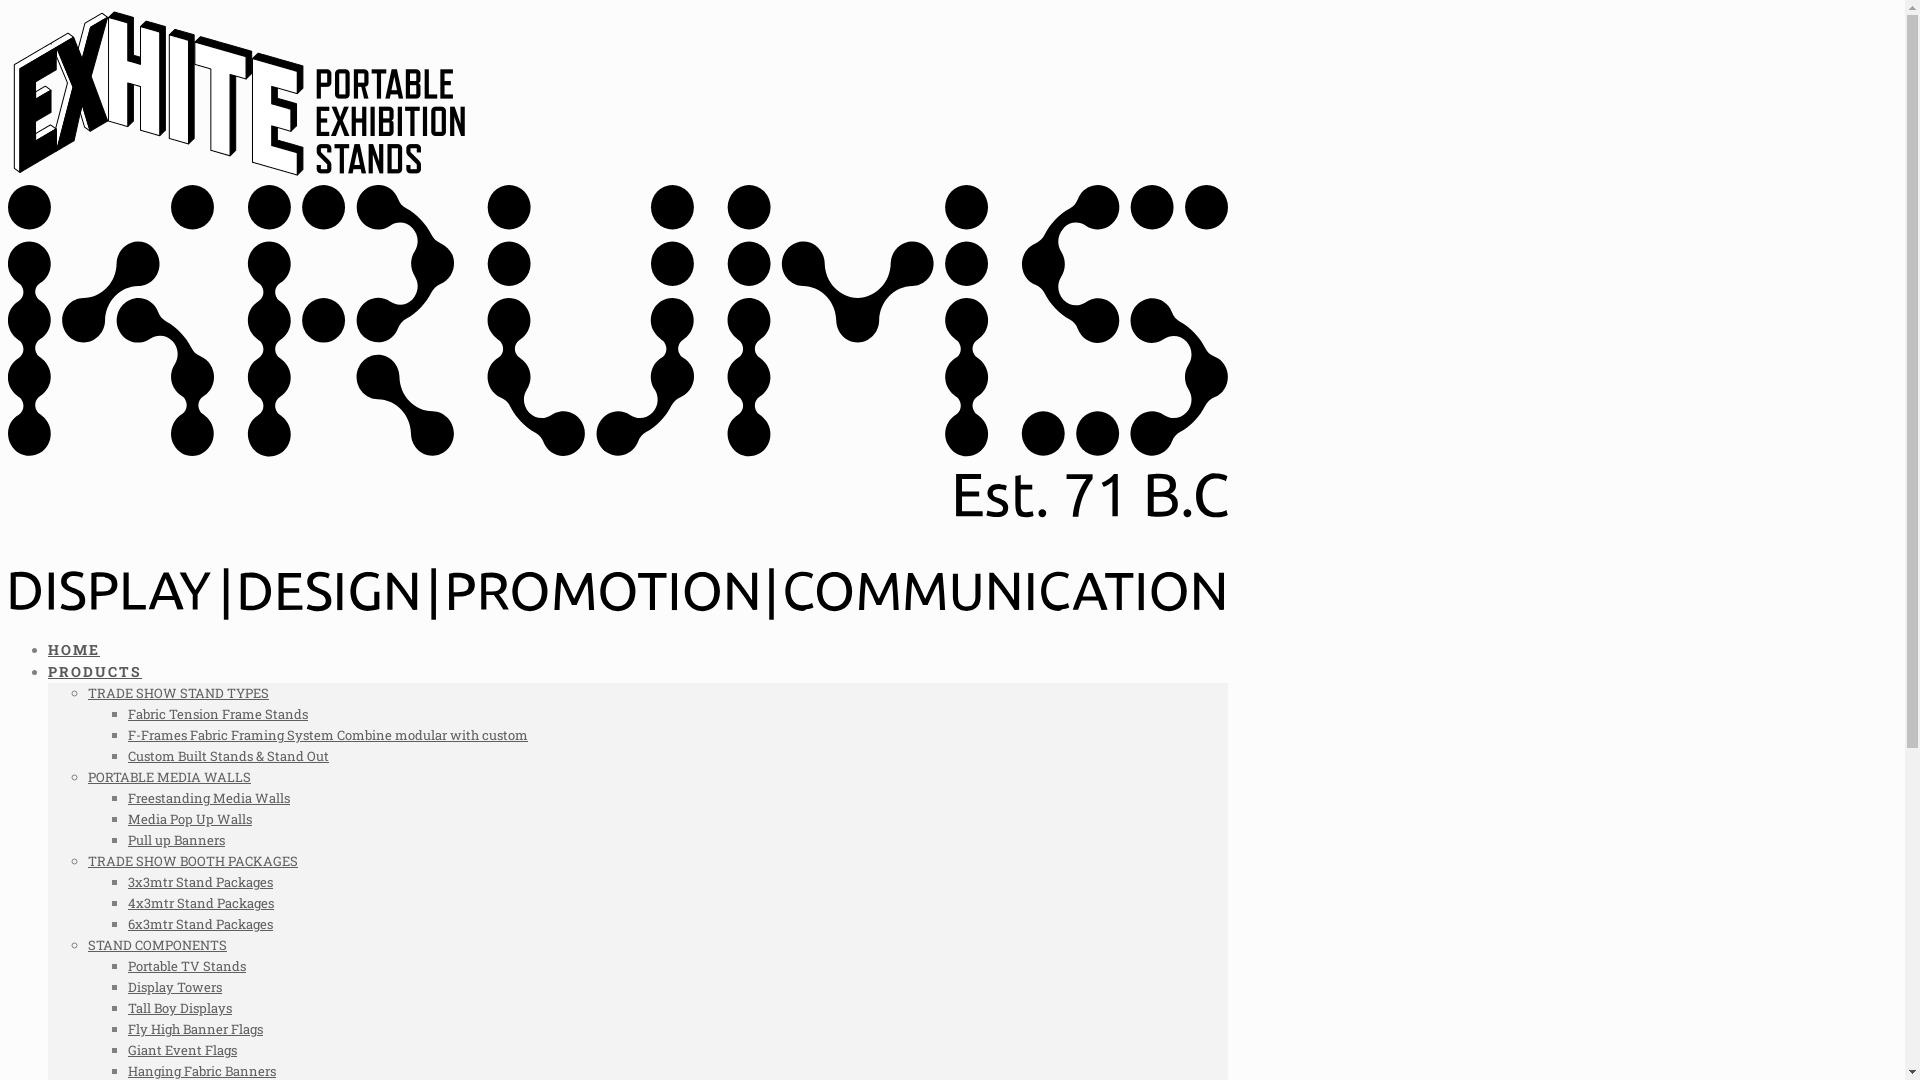 The image size is (1920, 1080). What do you see at coordinates (127, 881) in the screenshot?
I see `'3x3mtr Stand Packages'` at bounding box center [127, 881].